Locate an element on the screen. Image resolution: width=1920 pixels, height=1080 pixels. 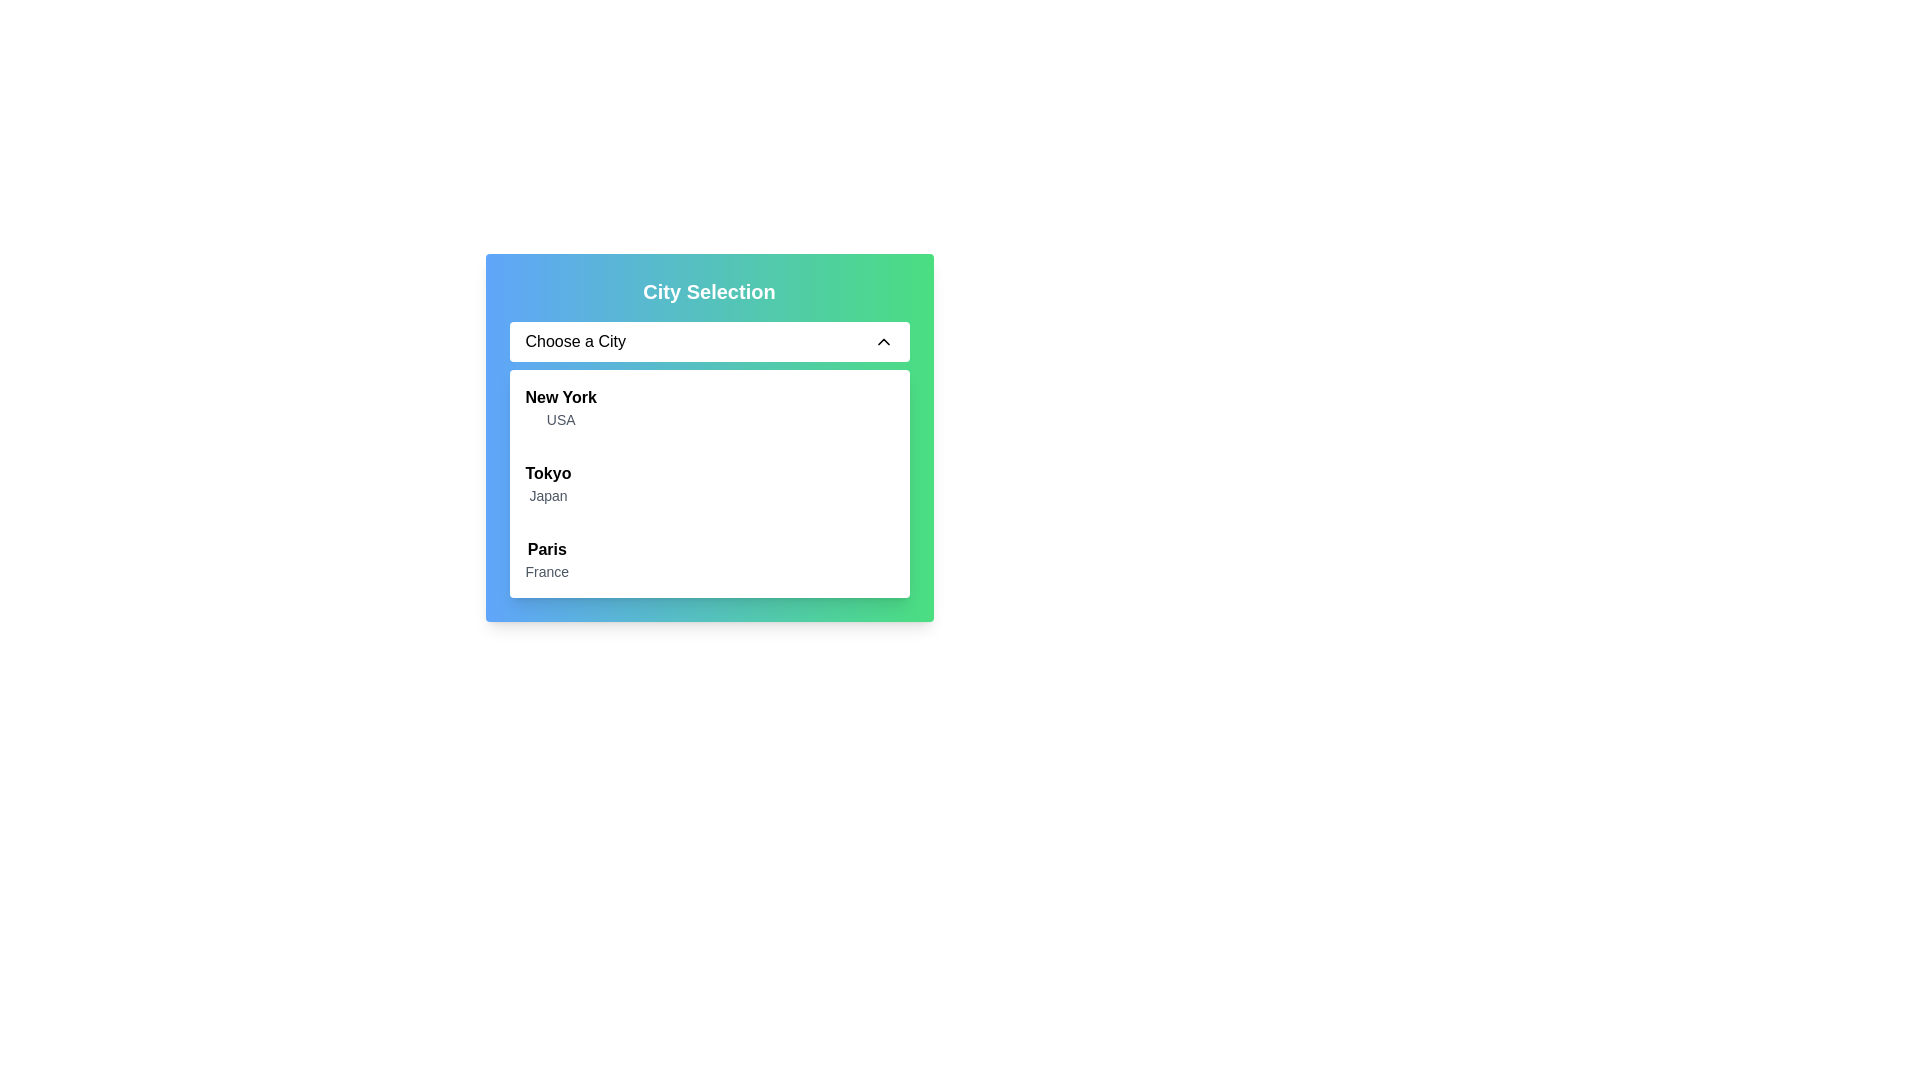
the first selectable item in the dropdown list to choose 'New York, USA' is located at coordinates (709, 407).